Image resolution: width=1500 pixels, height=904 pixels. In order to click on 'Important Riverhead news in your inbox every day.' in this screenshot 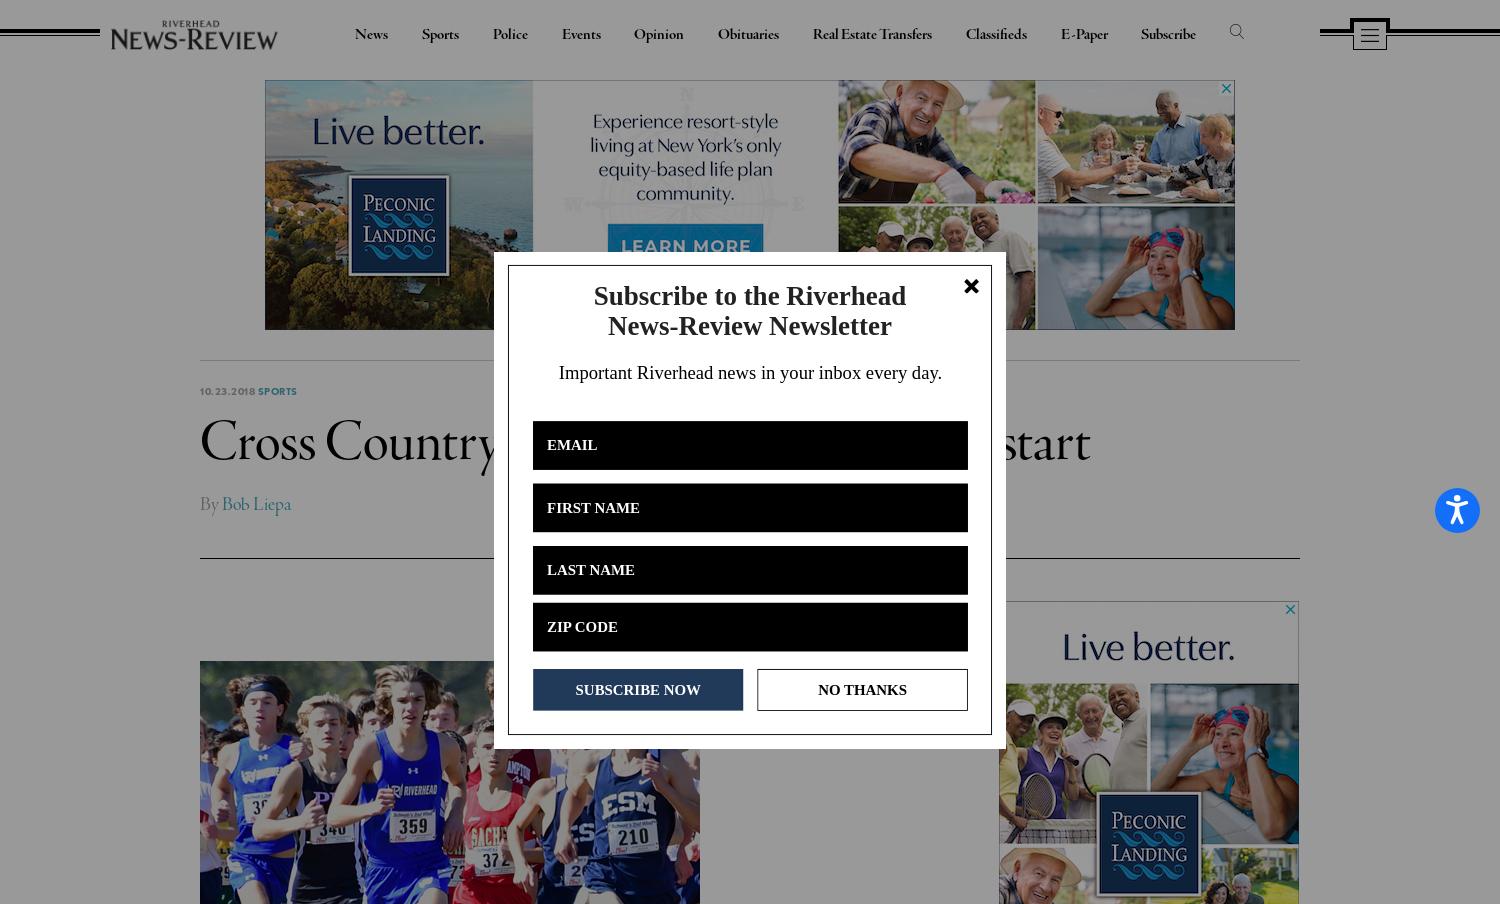, I will do `click(750, 370)`.